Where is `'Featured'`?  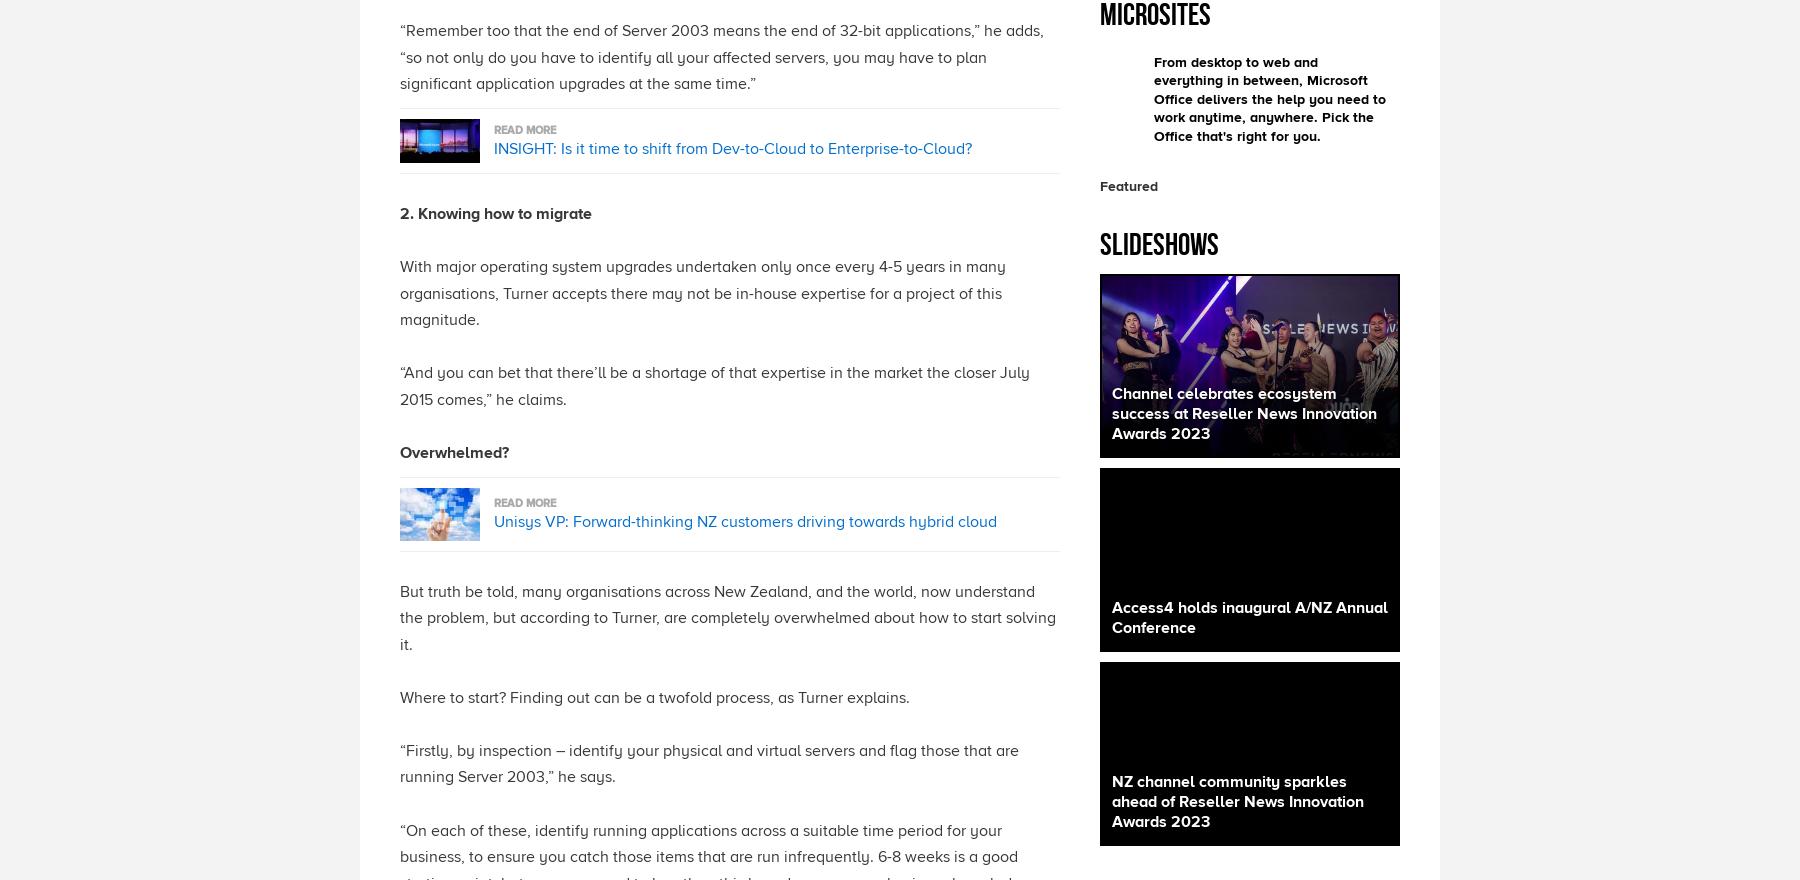
'Featured' is located at coordinates (1127, 185).